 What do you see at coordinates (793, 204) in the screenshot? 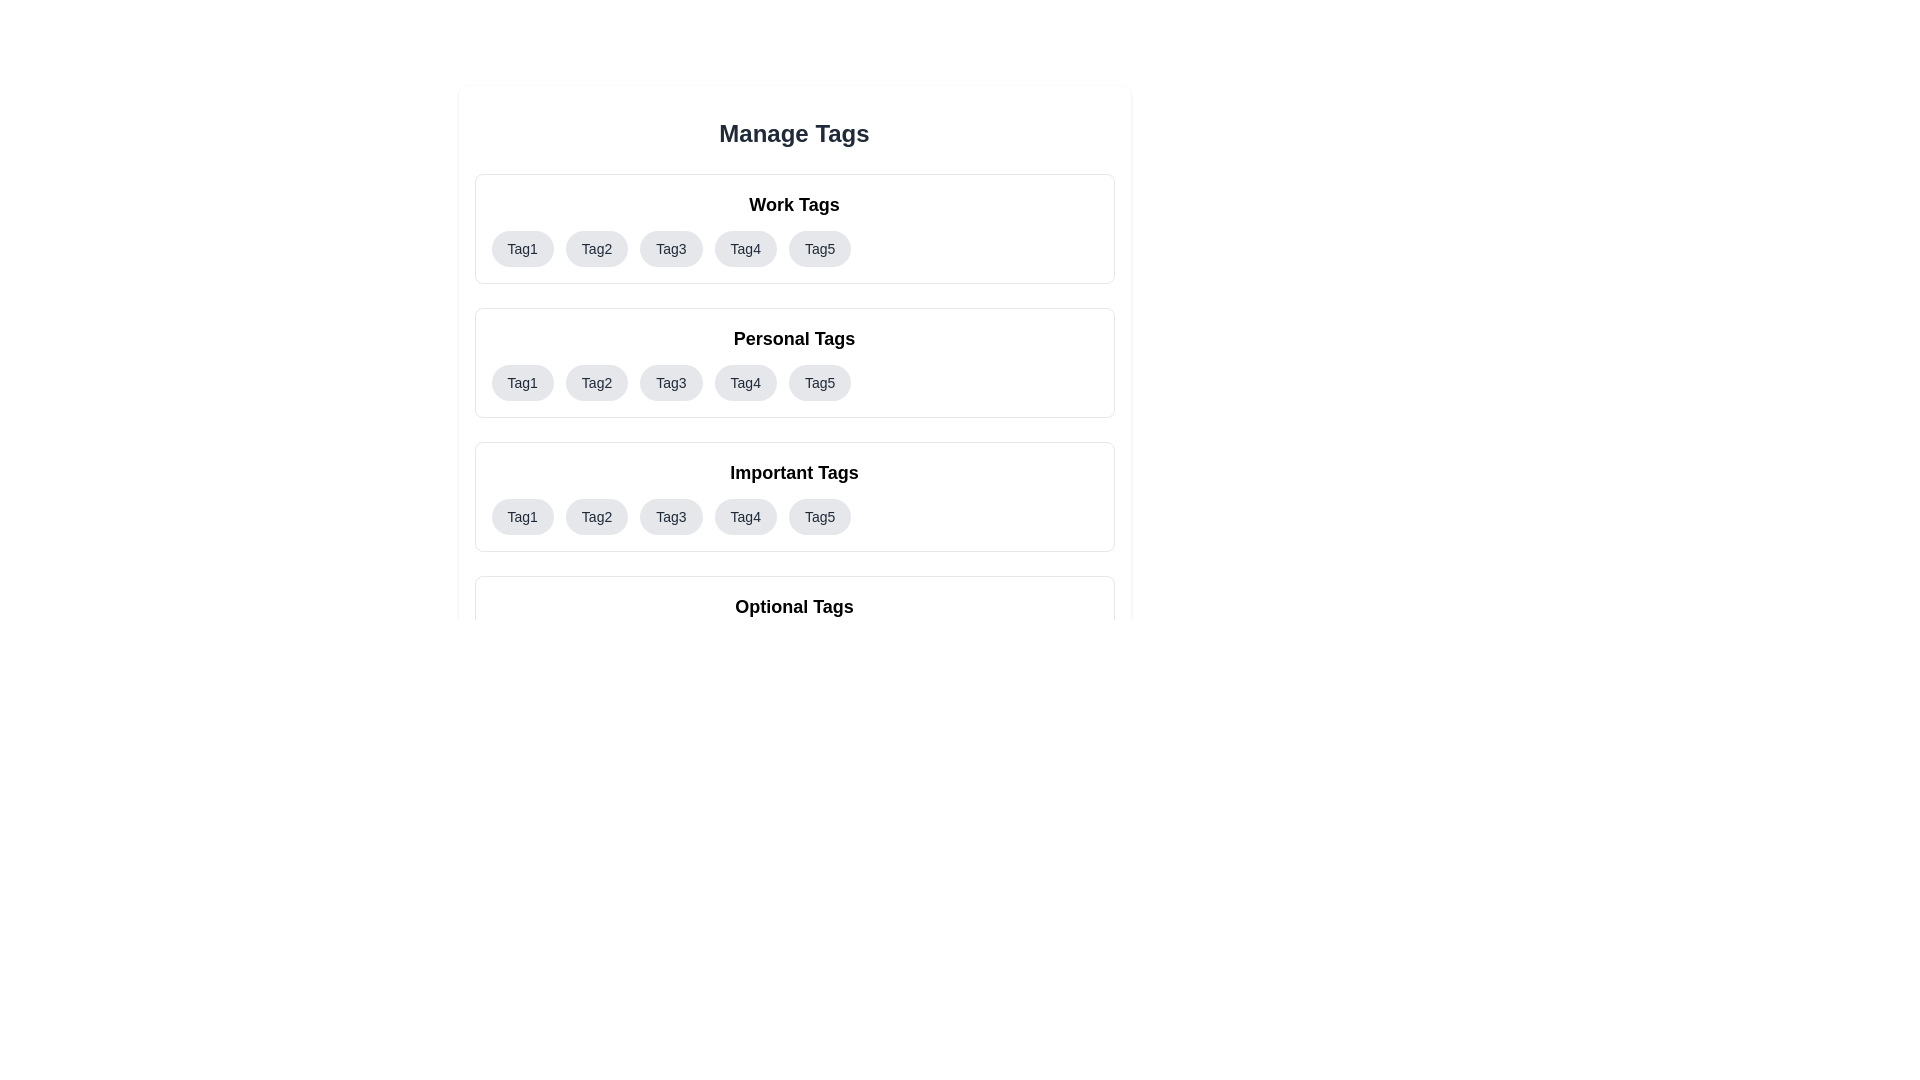
I see `the static text label displaying 'Work Tags', which serves as a section title and is positioned above the tag buttons` at bounding box center [793, 204].